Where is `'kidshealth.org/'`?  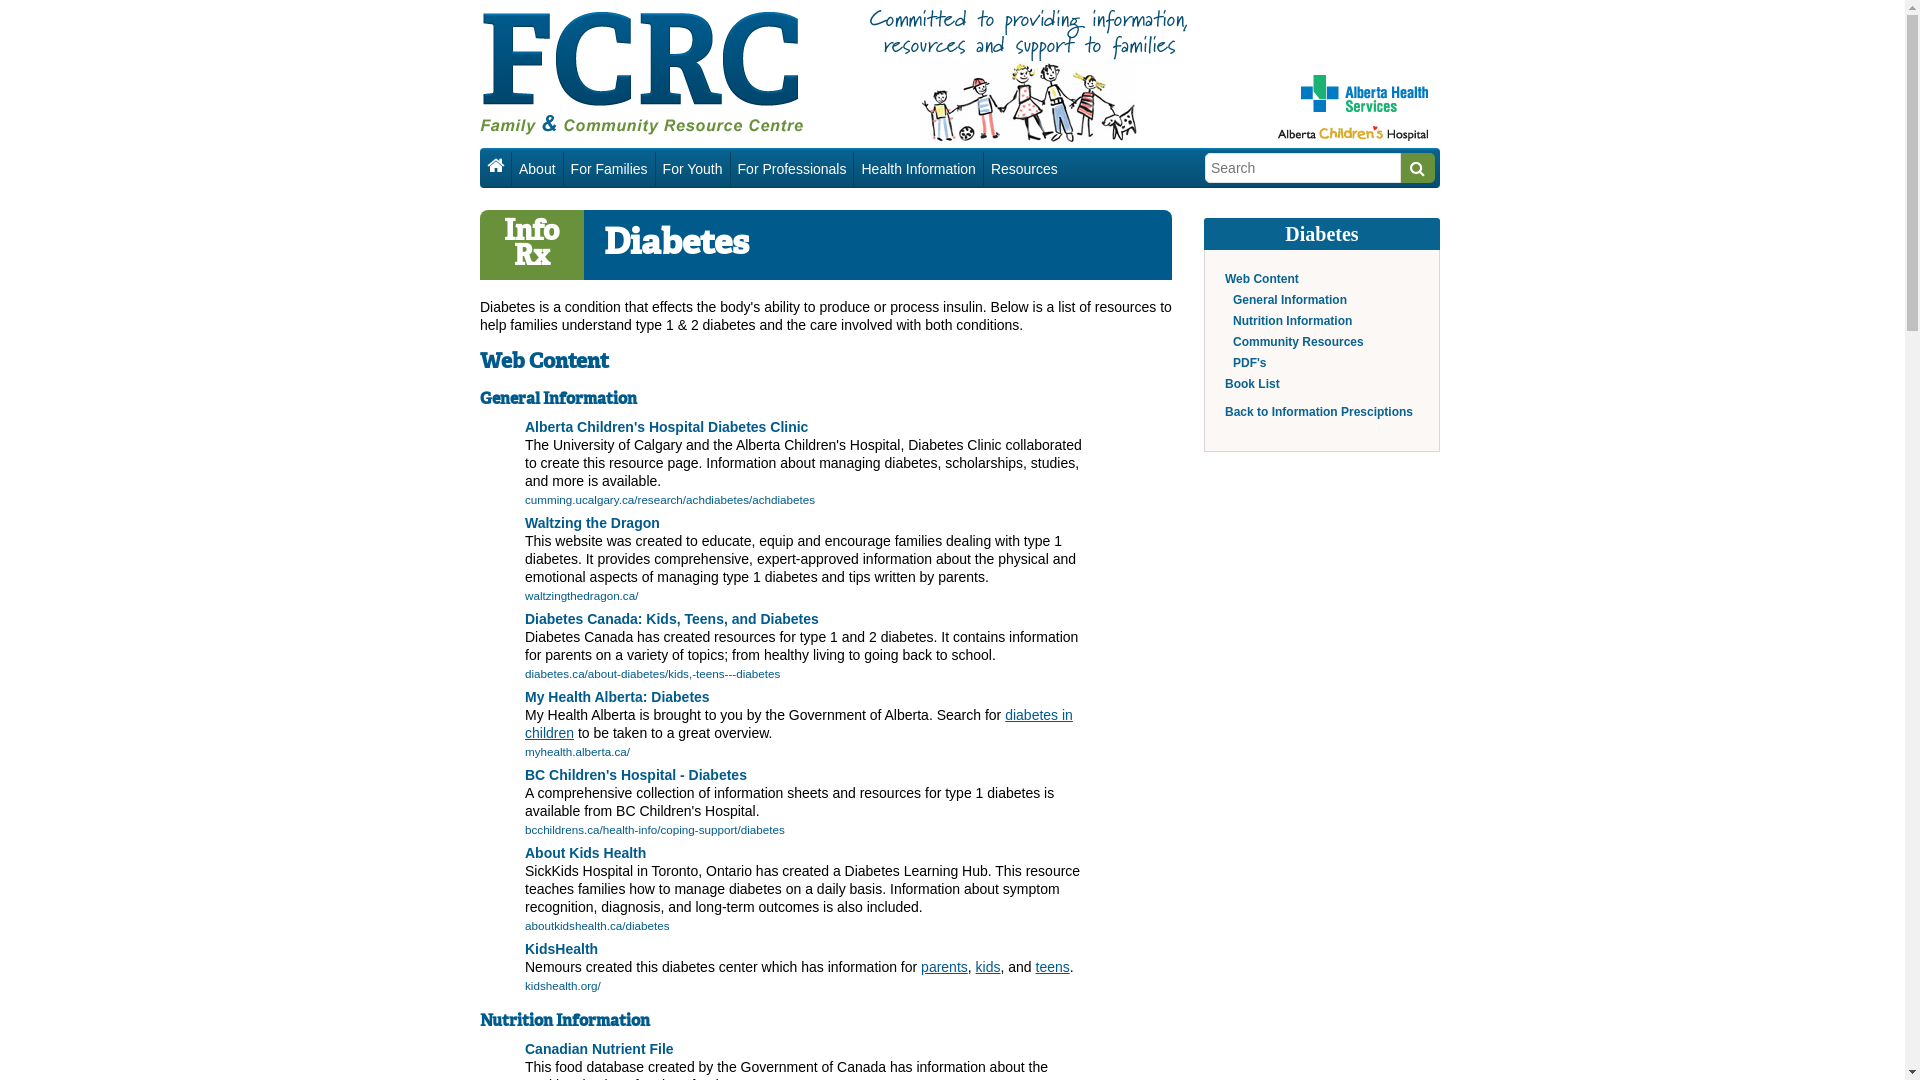
'kidshealth.org/' is located at coordinates (561, 984).